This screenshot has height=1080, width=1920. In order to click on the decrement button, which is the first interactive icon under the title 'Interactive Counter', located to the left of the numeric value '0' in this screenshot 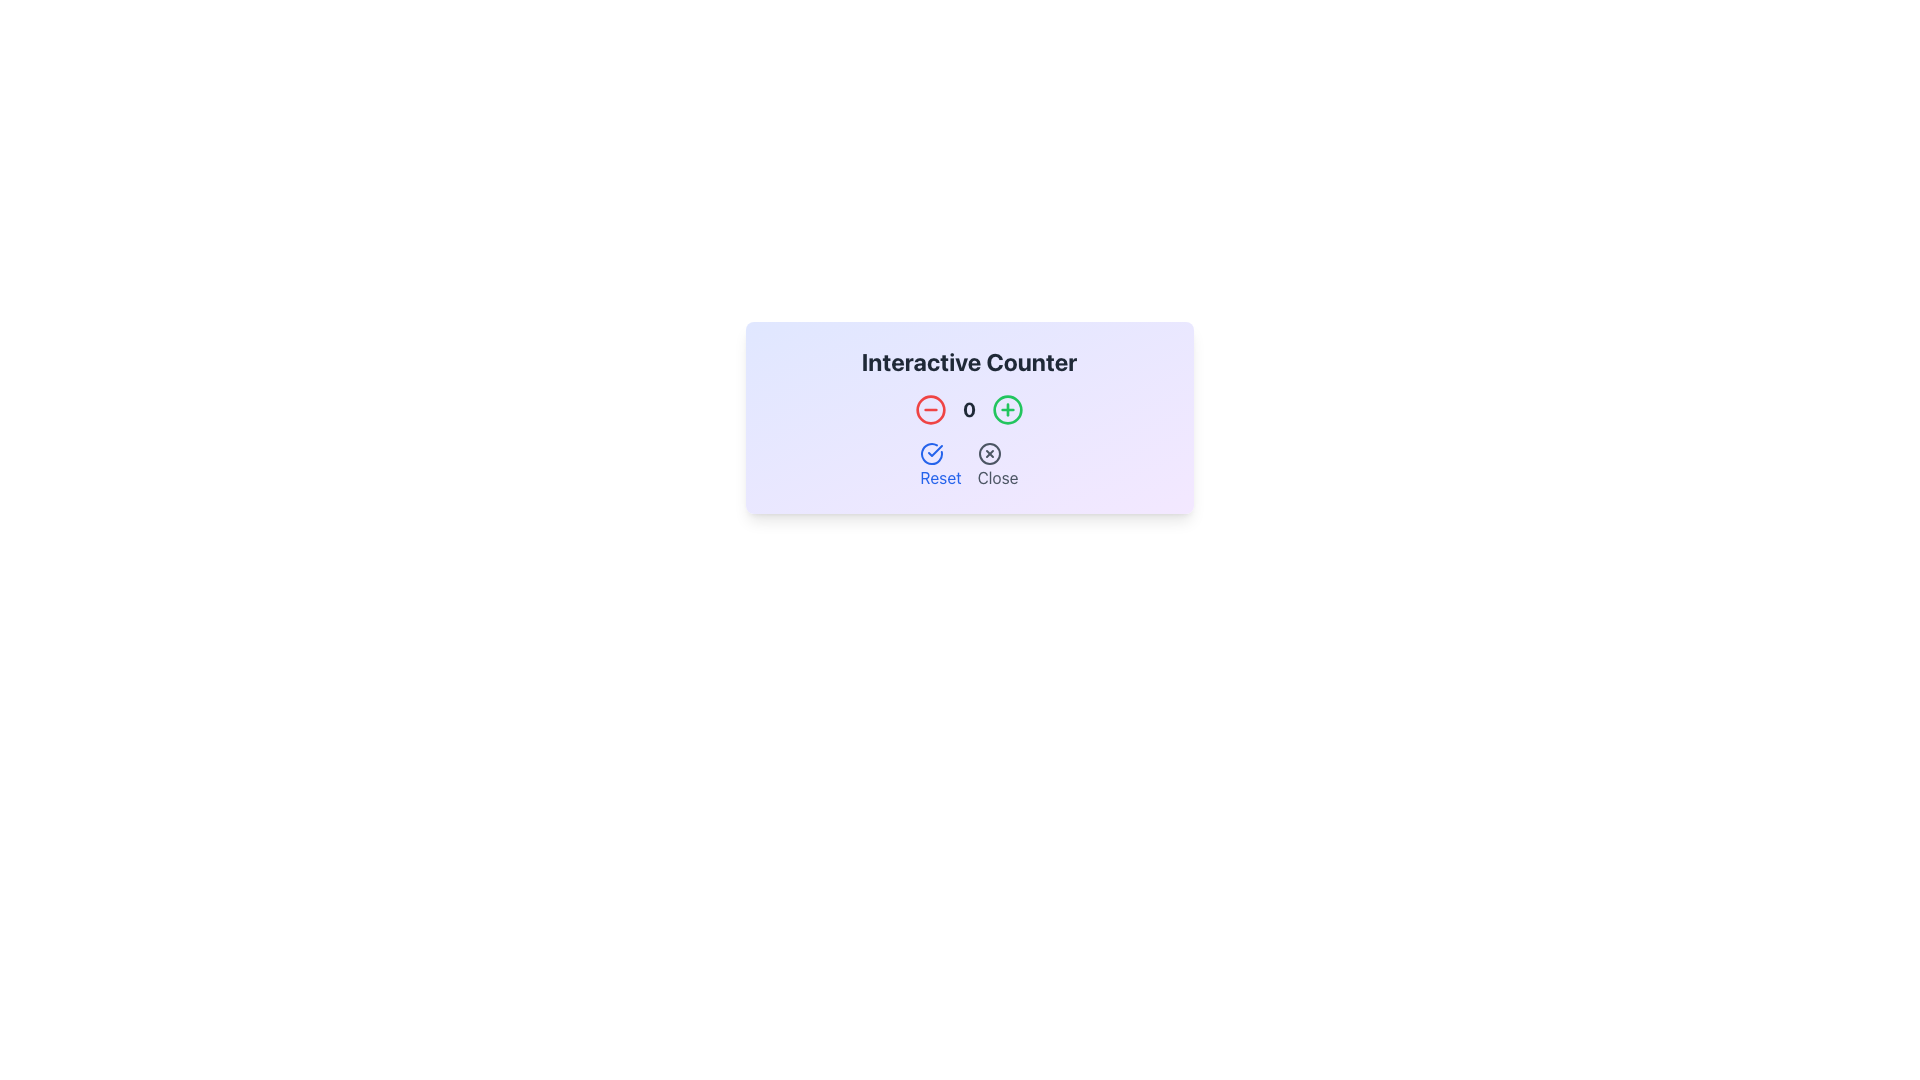, I will do `click(930, 408)`.